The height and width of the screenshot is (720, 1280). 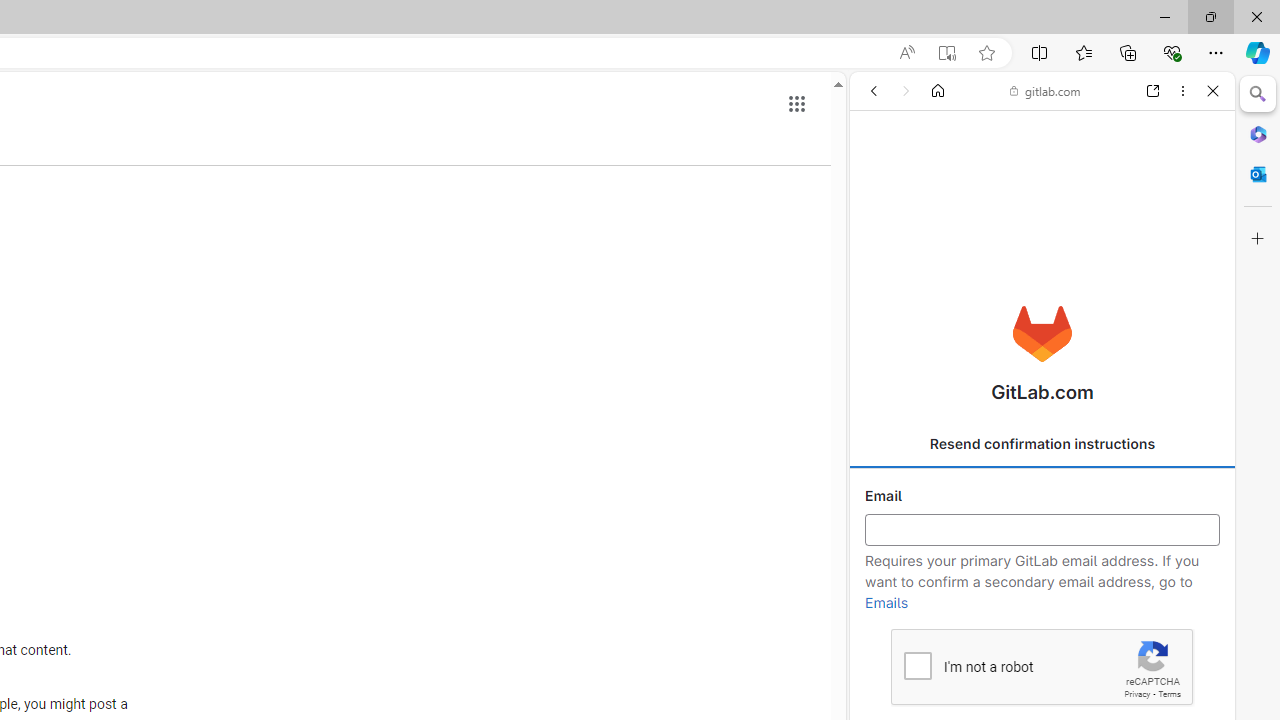 I want to click on 'gitlab.com', so click(x=1044, y=91).